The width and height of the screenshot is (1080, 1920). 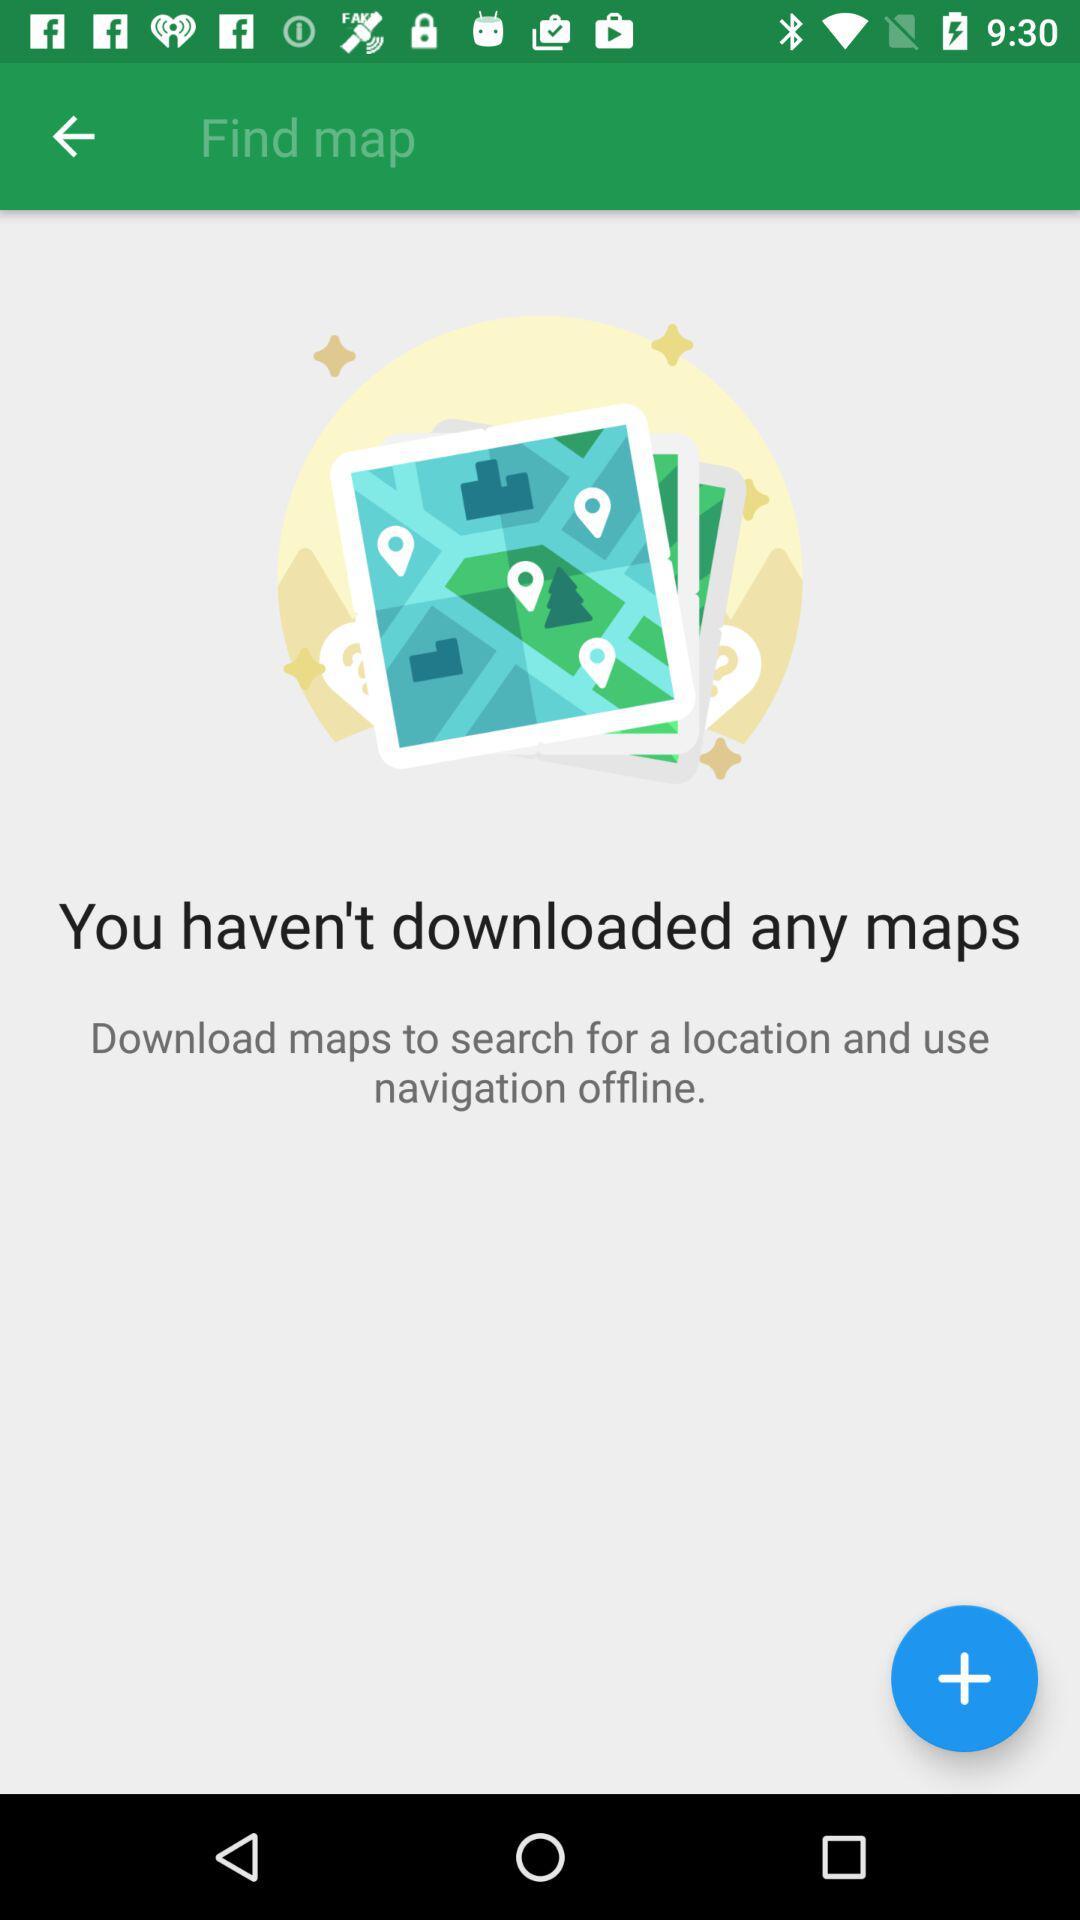 What do you see at coordinates (963, 1678) in the screenshot?
I see `the icon at the bottom right corner of the page` at bounding box center [963, 1678].